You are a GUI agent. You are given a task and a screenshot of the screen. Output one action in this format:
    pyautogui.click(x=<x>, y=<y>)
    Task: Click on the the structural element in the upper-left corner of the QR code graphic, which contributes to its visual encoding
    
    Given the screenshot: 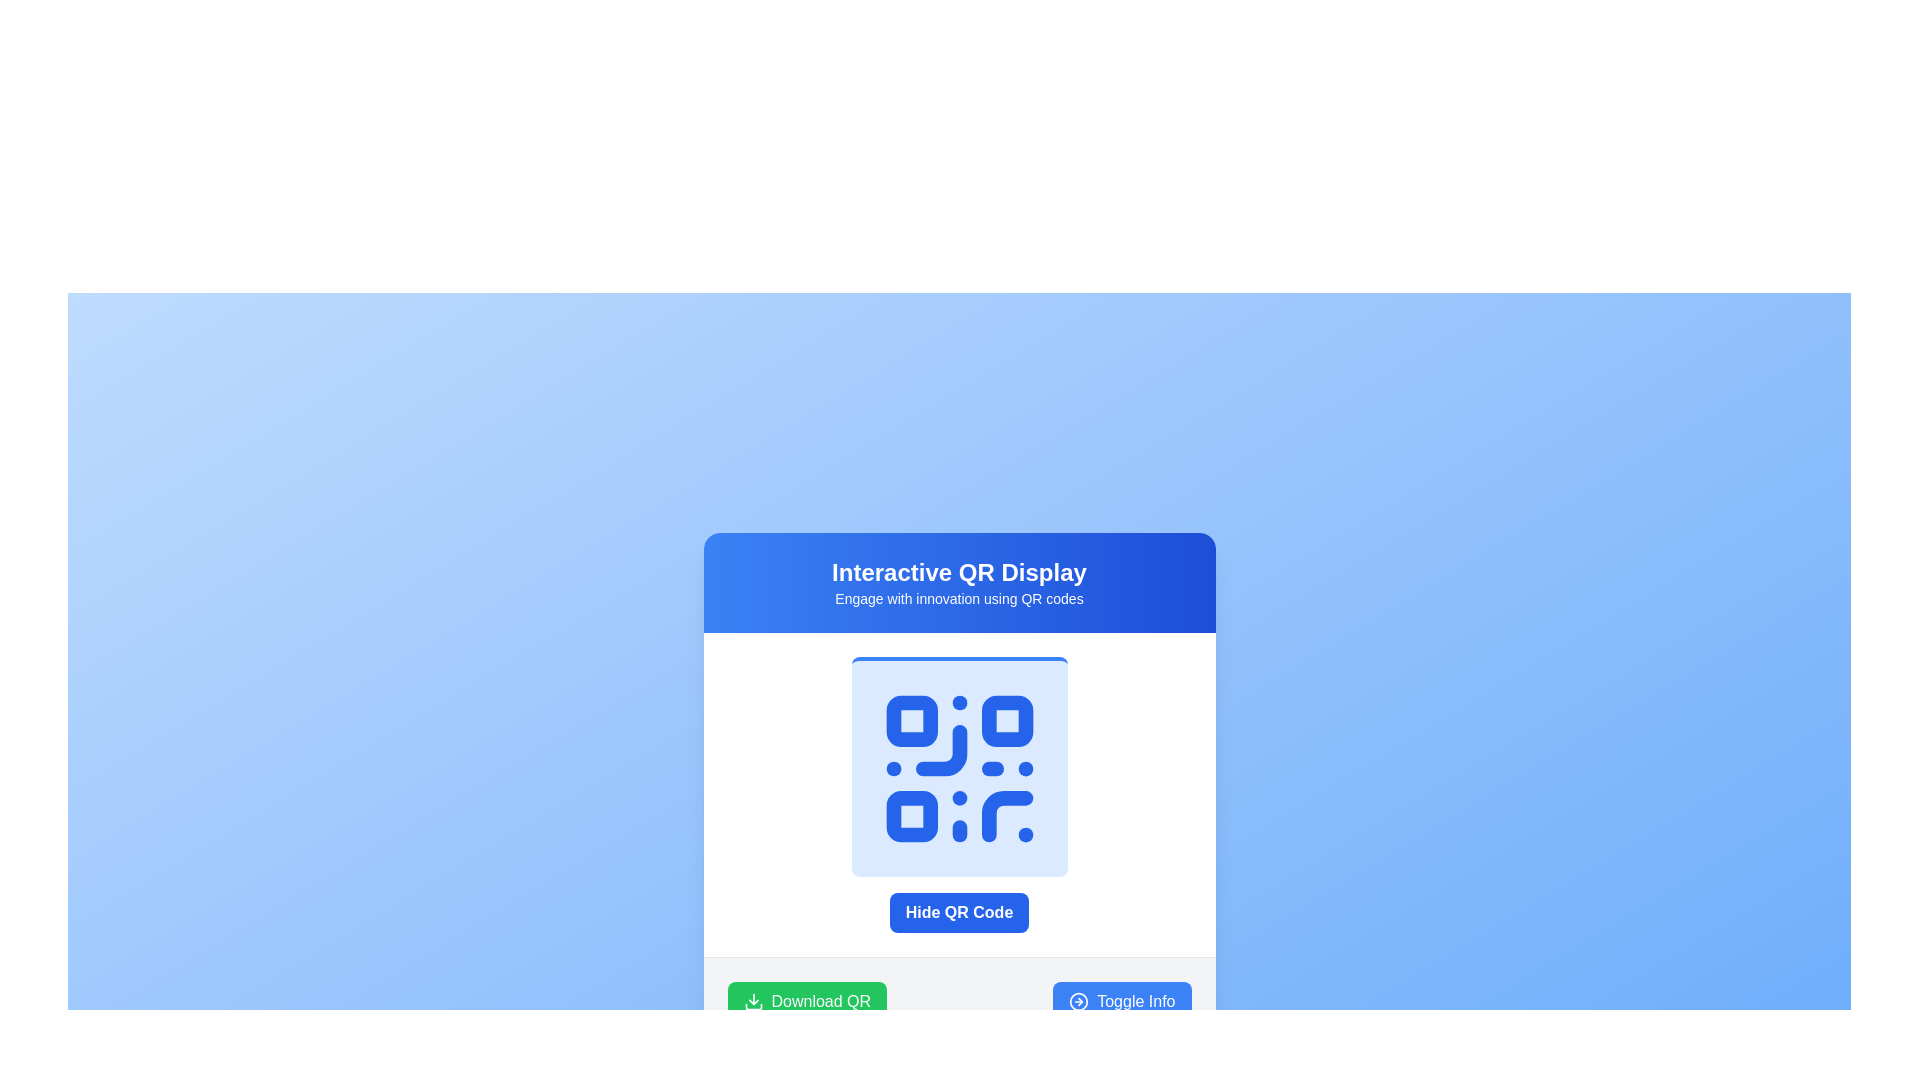 What is the action you would take?
    pyautogui.click(x=910, y=720)
    